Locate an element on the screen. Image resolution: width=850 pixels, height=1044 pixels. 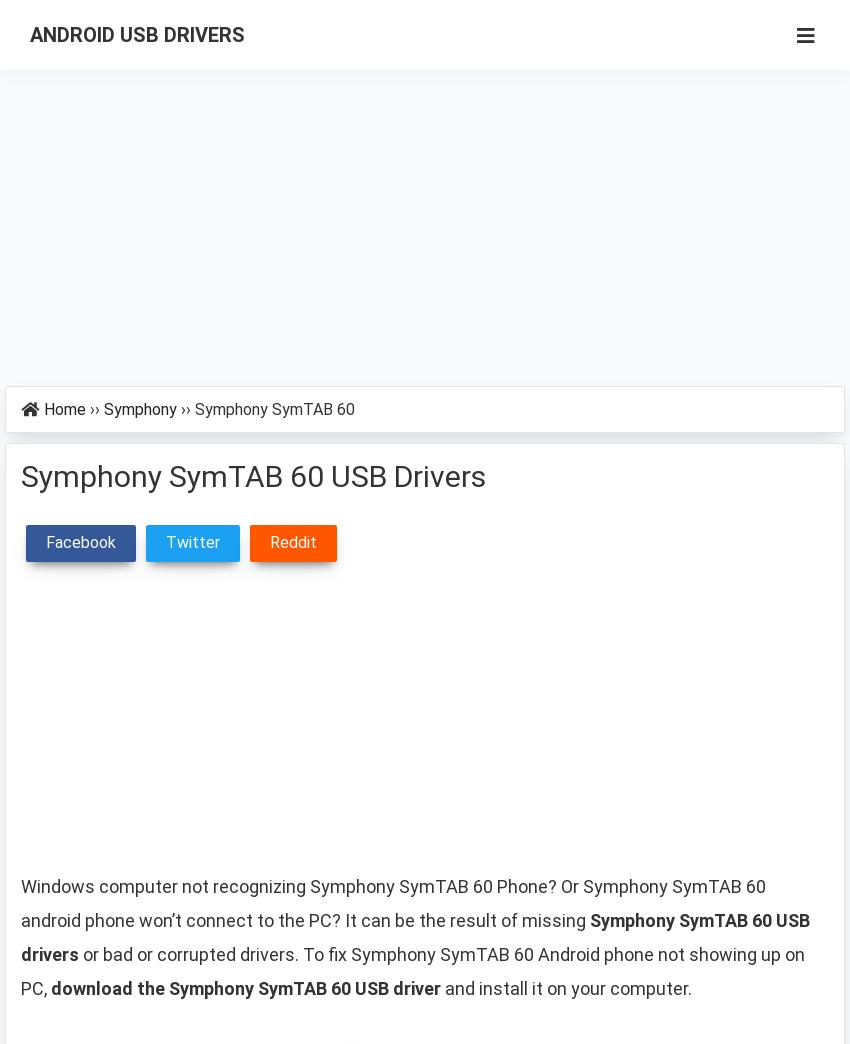
'Home' is located at coordinates (65, 407).